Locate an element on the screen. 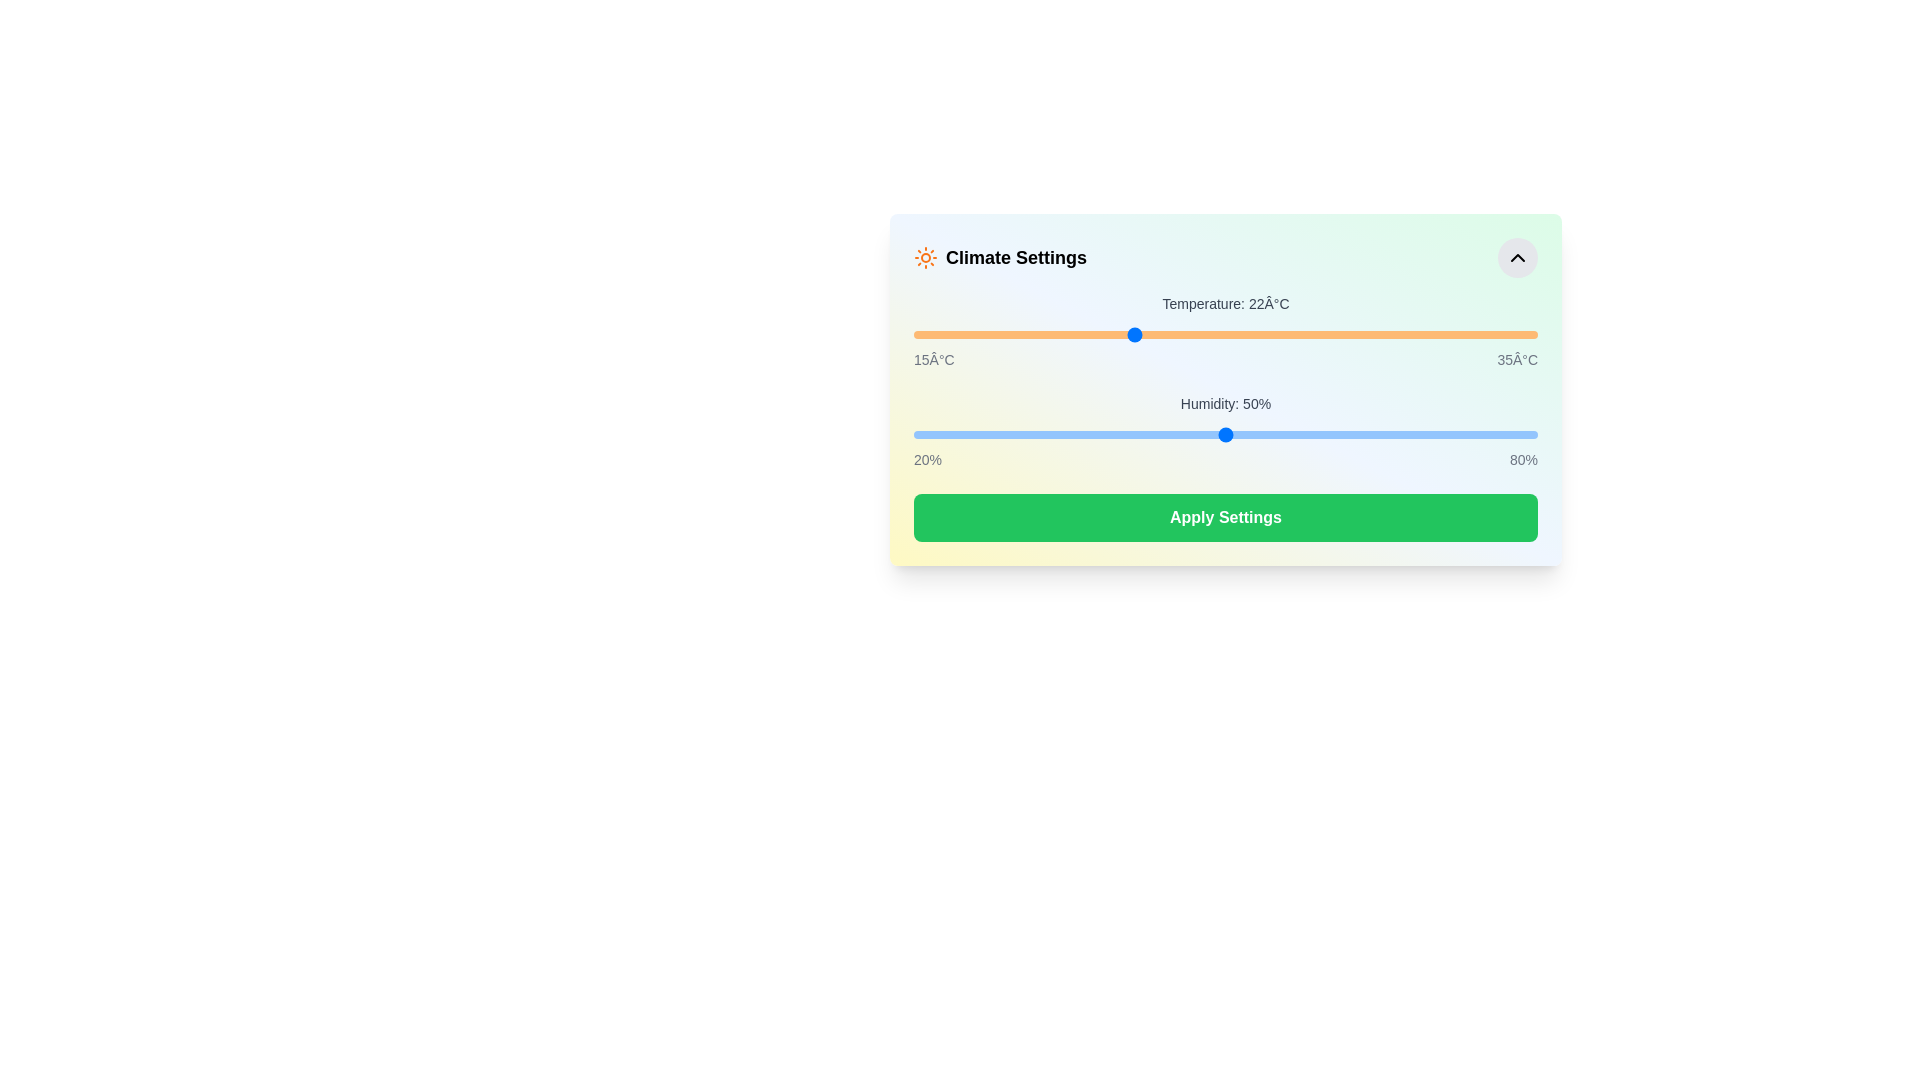  the Text Label indicating the minimum value in the temperature range selection interface, positioned at the left side of the range is located at coordinates (933, 358).